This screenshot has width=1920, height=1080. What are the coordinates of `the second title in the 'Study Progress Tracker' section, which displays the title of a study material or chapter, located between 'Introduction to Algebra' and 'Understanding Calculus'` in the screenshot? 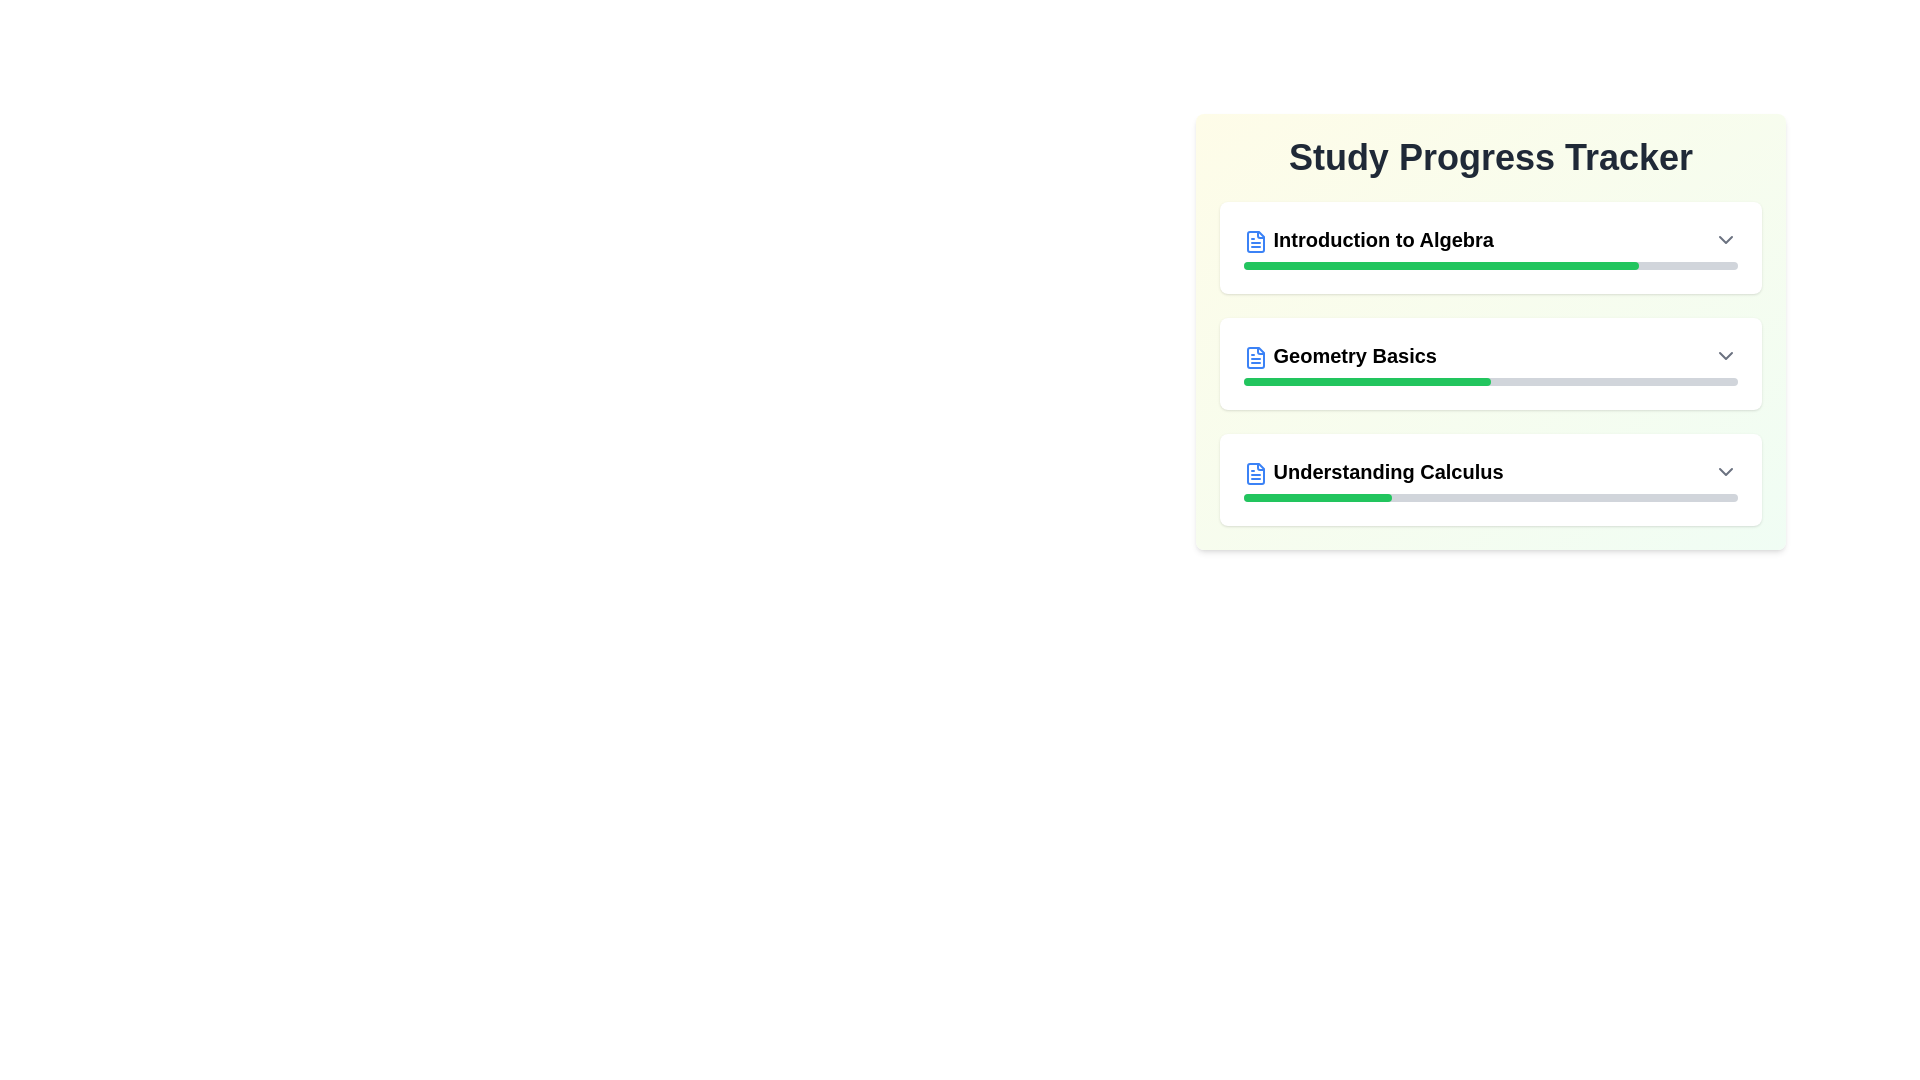 It's located at (1340, 354).